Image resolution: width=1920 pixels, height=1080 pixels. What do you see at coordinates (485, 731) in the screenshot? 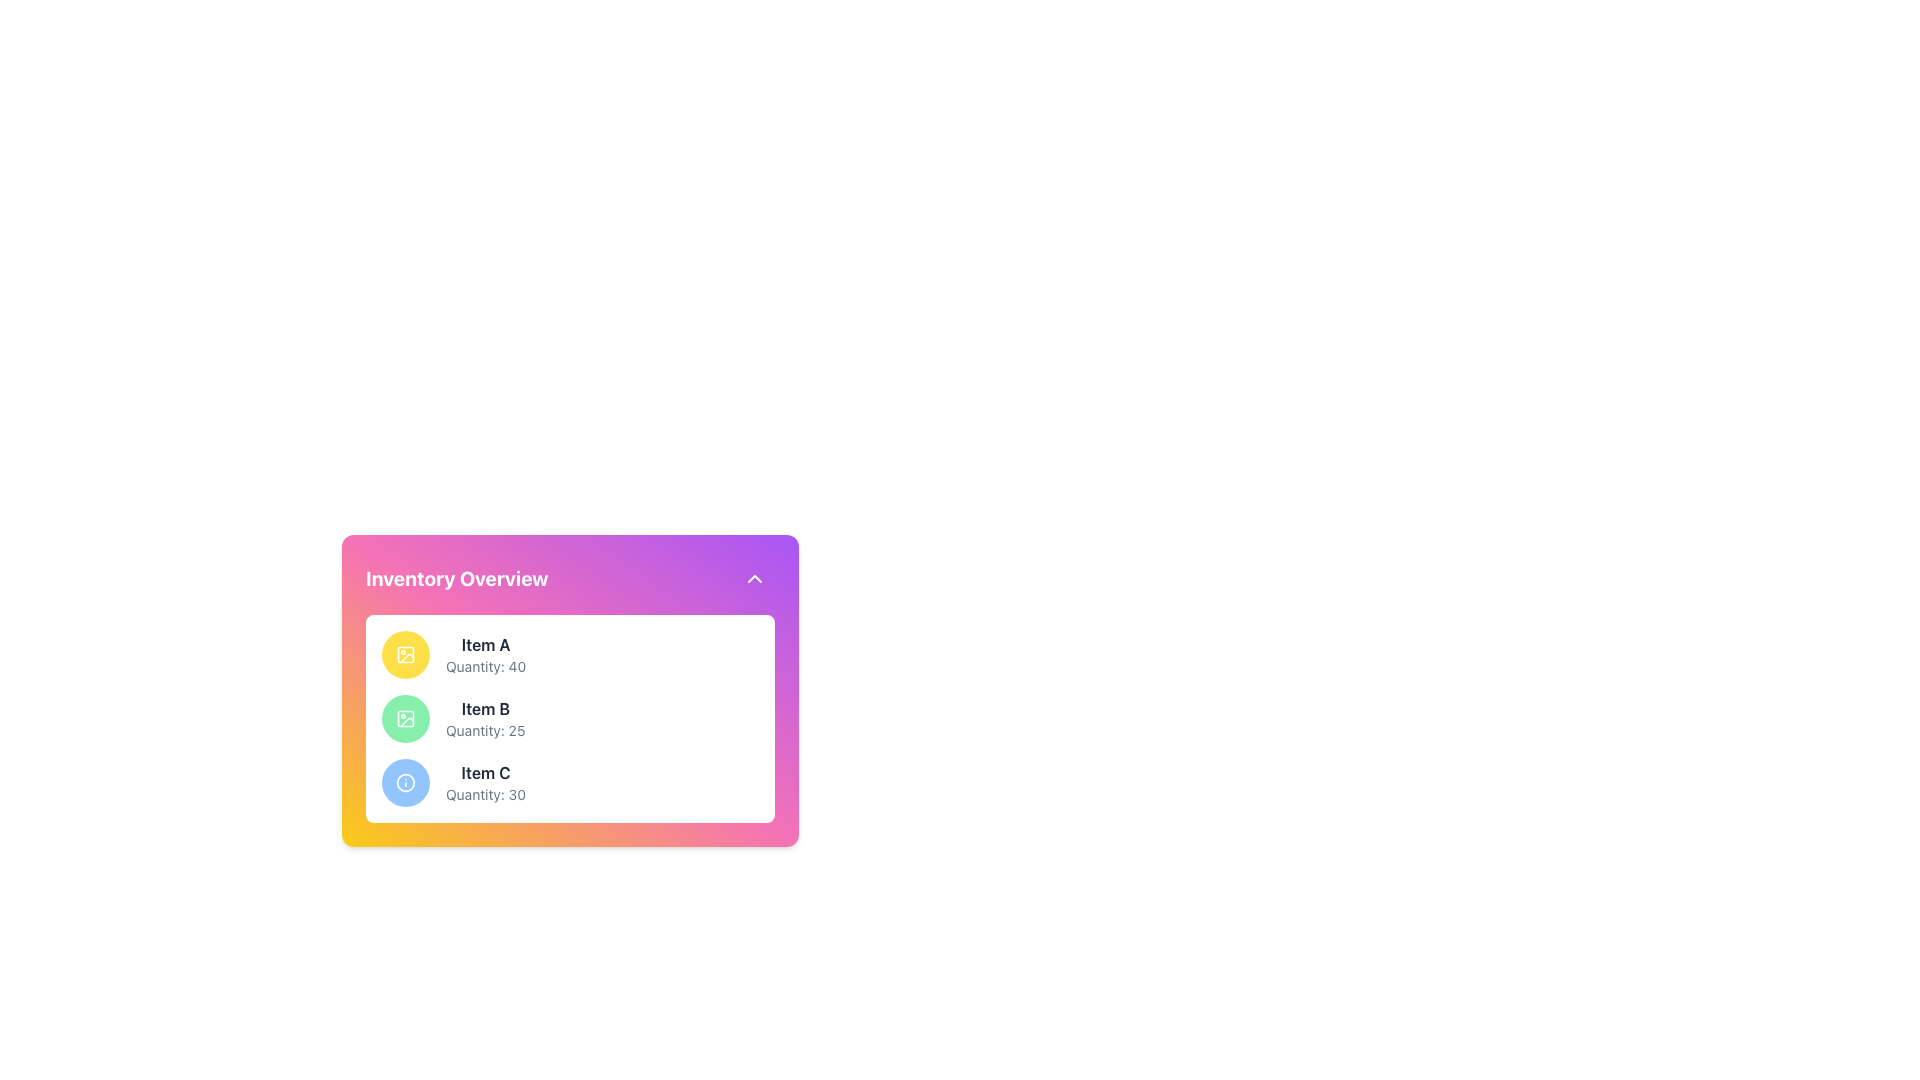
I see `the static text displaying 'Quantity: 25' which is positioned below the label 'Item B' in the 'Inventory Overview' card` at bounding box center [485, 731].